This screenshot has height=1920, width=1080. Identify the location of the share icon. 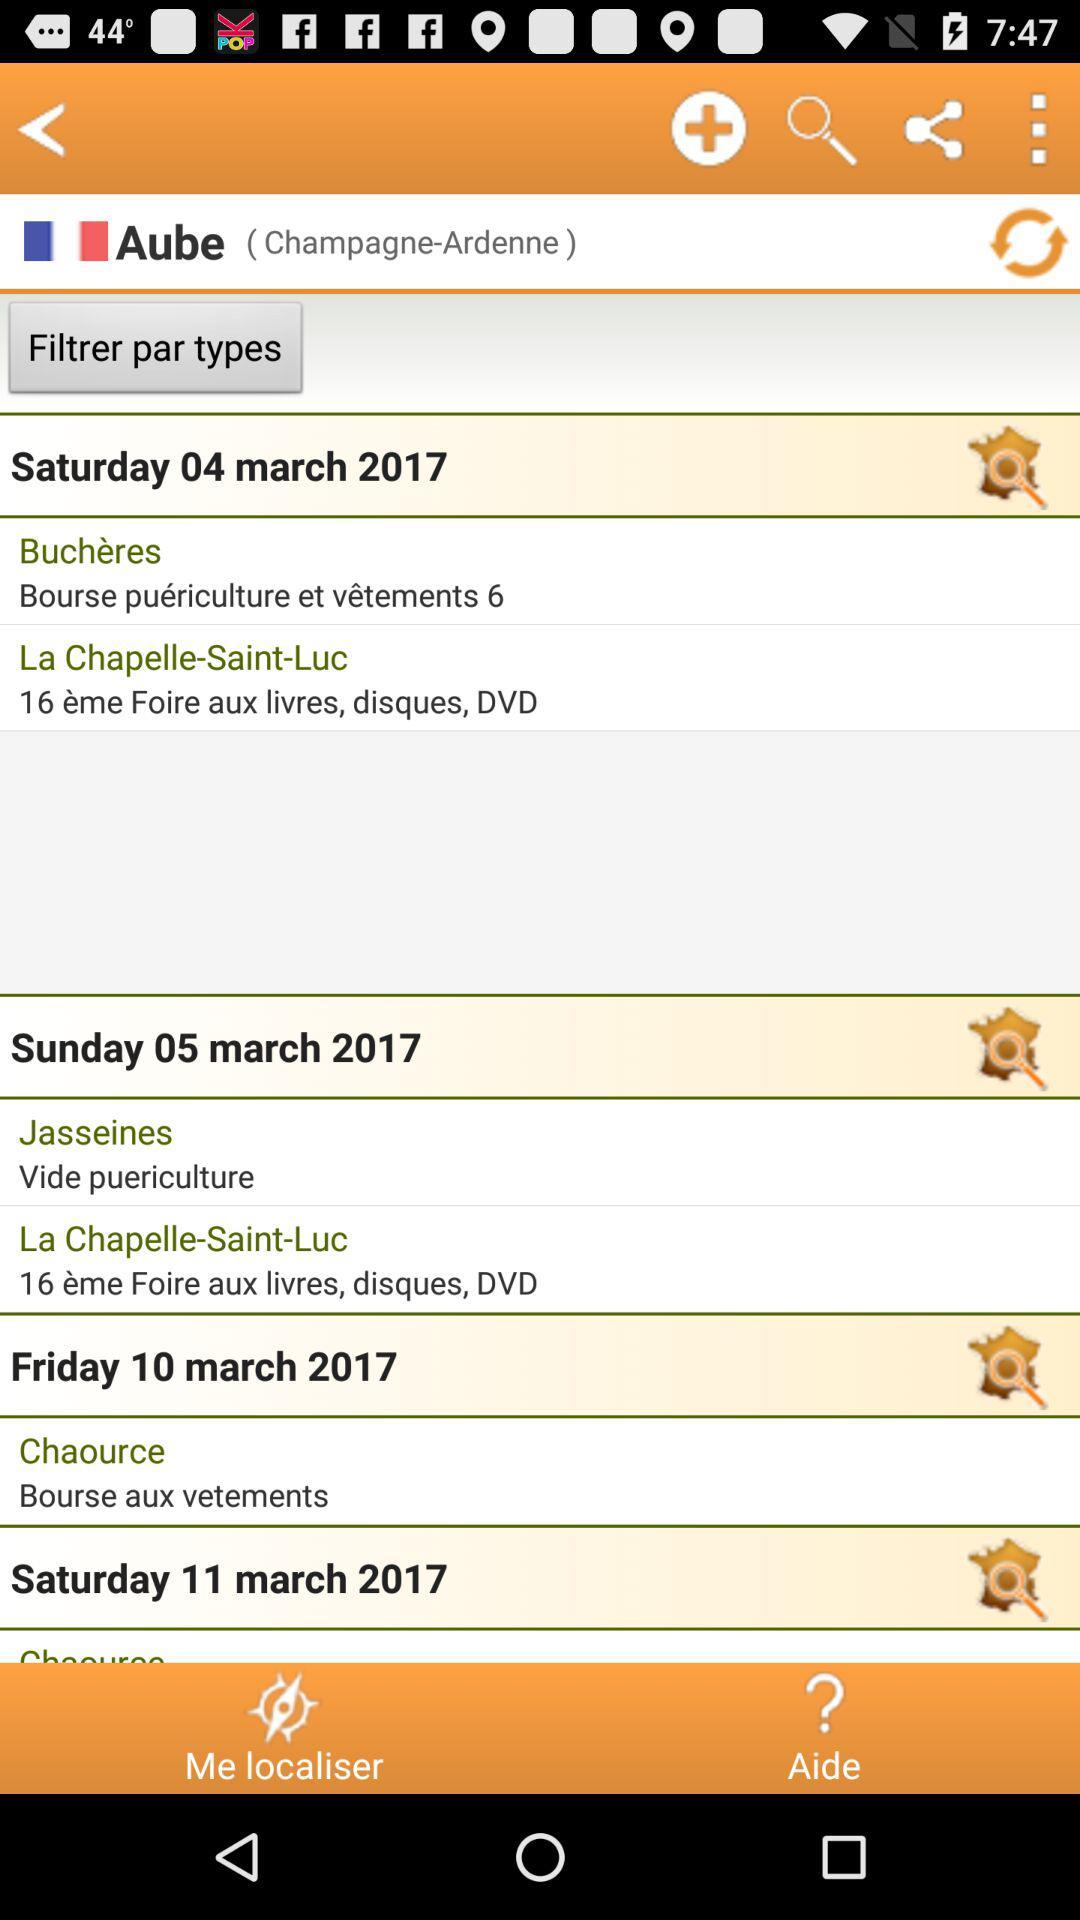
(935, 136).